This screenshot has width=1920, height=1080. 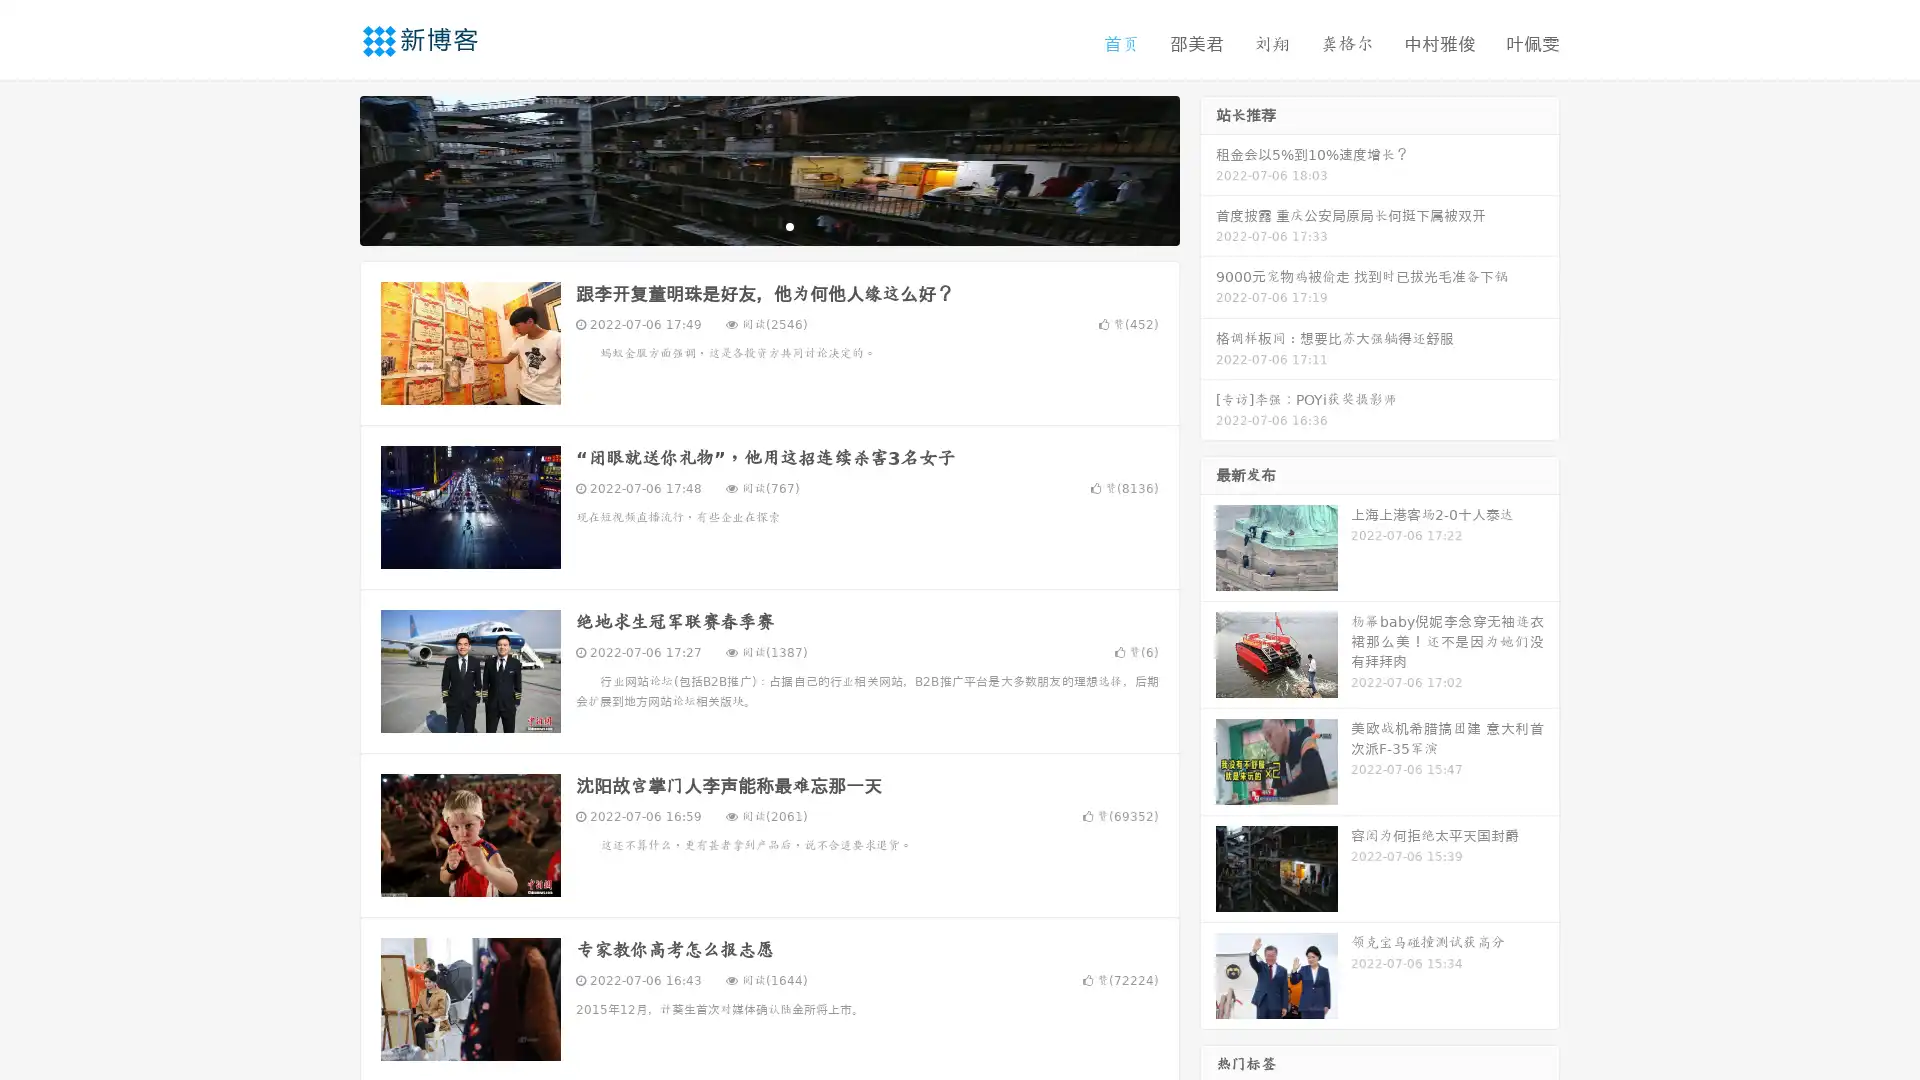 I want to click on Next slide, so click(x=1208, y=168).